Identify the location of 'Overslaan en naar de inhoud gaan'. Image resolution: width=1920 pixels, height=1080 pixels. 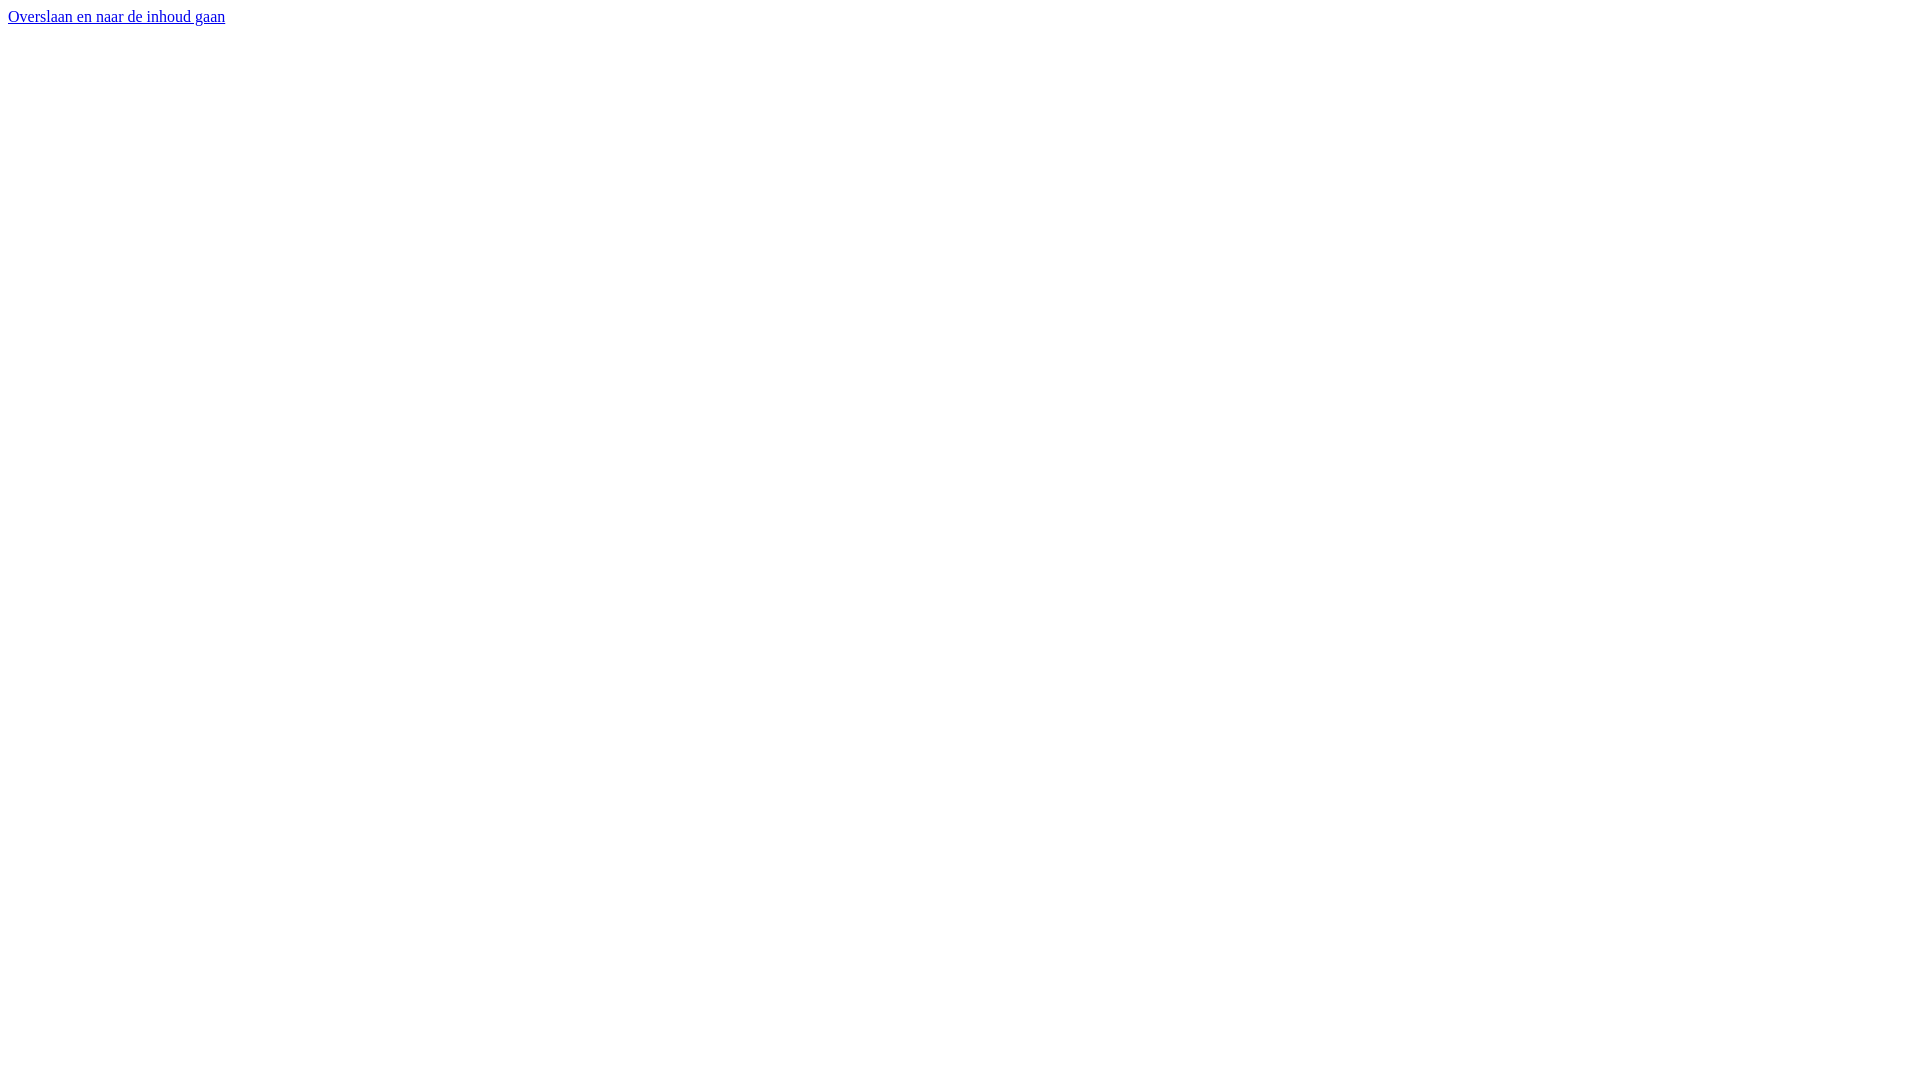
(8, 16).